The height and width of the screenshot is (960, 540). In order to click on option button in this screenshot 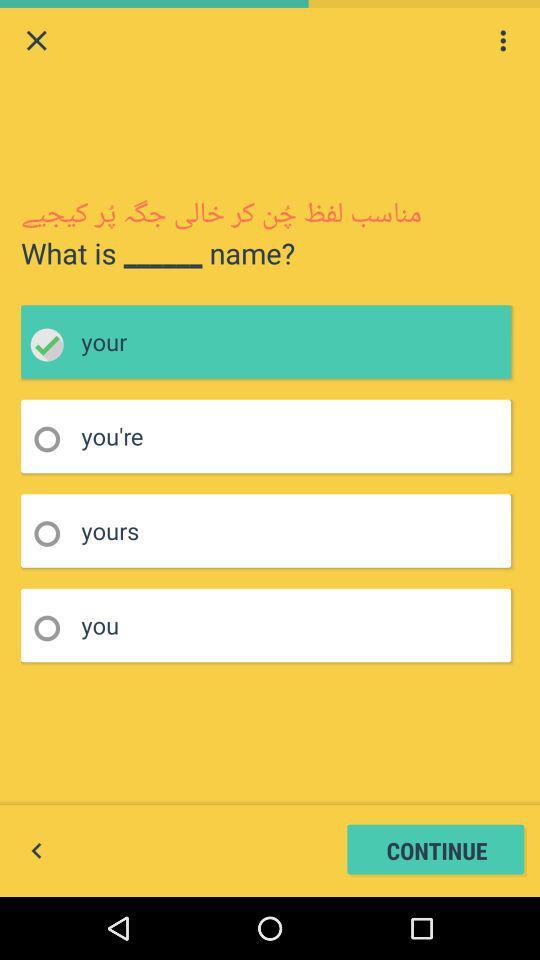, I will do `click(53, 533)`.